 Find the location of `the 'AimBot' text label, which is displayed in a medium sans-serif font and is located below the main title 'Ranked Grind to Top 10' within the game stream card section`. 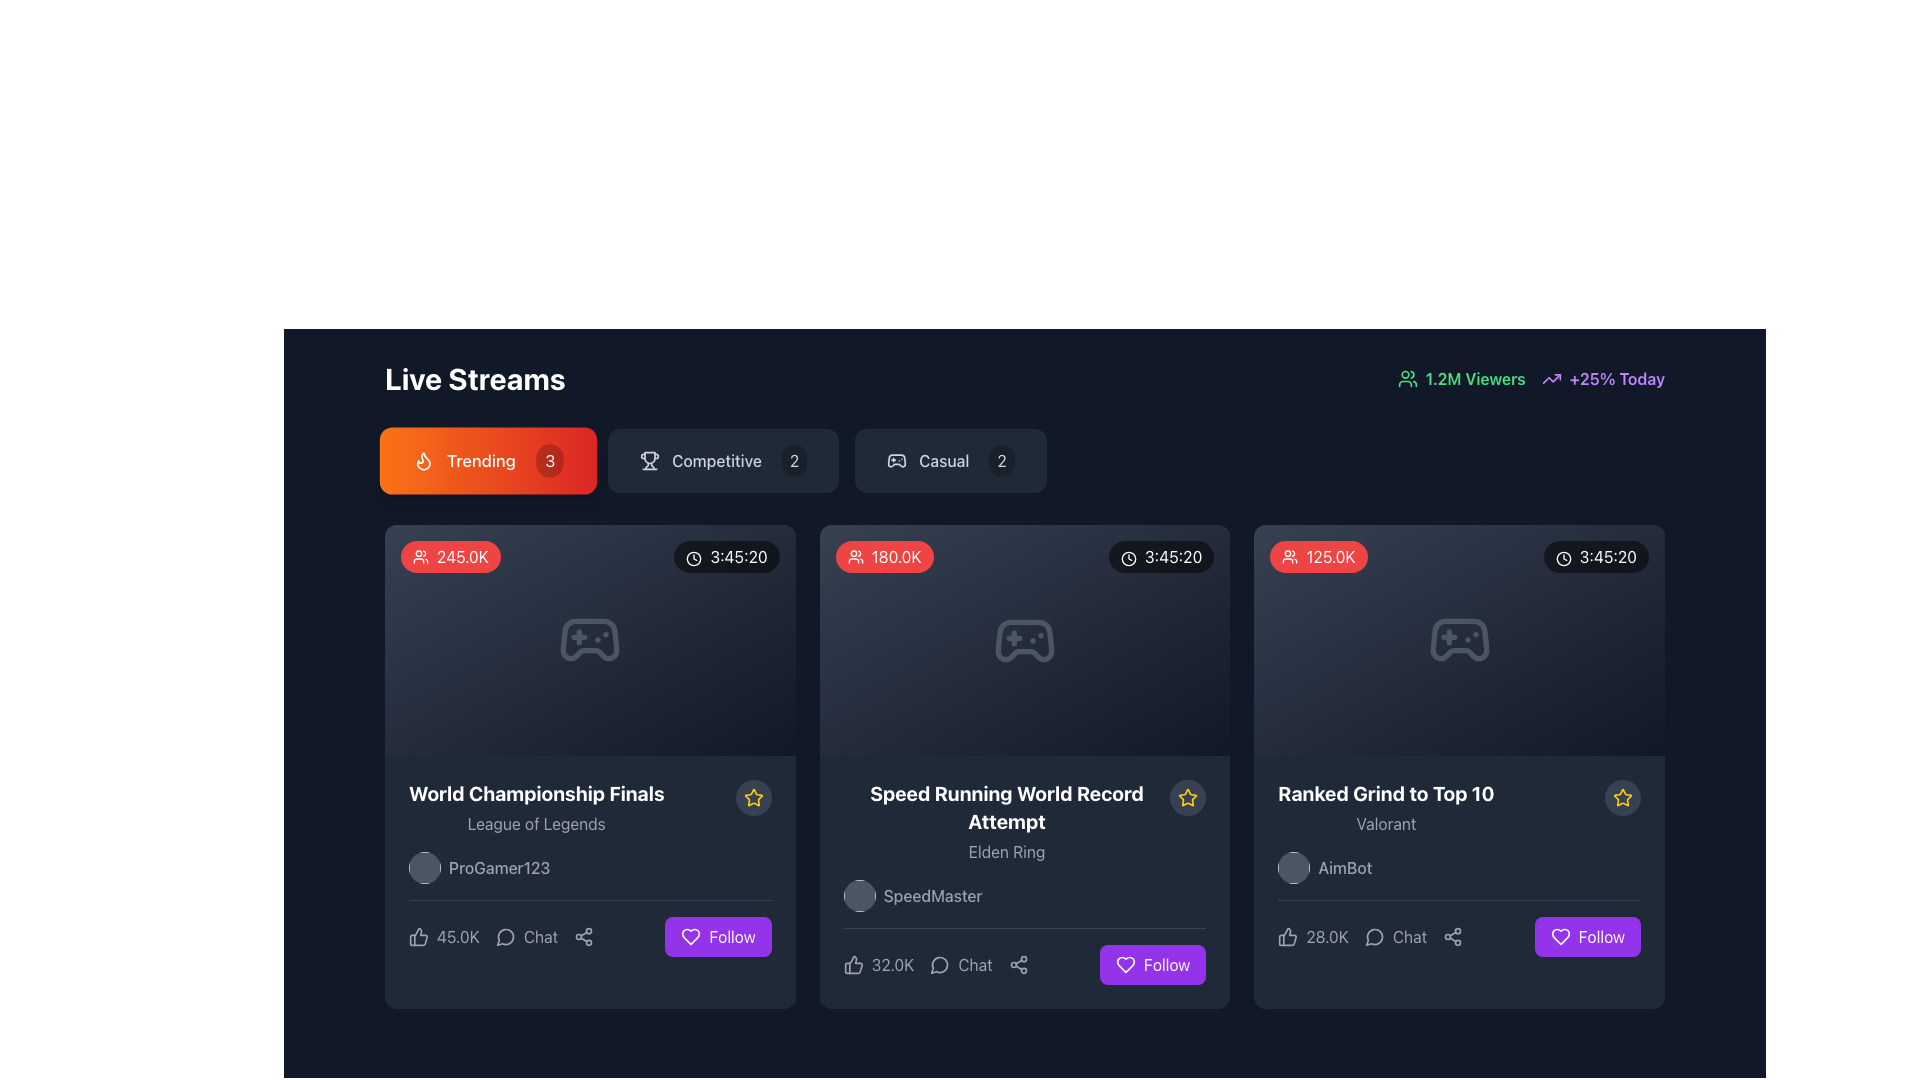

the 'AimBot' text label, which is displayed in a medium sans-serif font and is located below the main title 'Ranked Grind to Top 10' within the game stream card section is located at coordinates (1345, 866).